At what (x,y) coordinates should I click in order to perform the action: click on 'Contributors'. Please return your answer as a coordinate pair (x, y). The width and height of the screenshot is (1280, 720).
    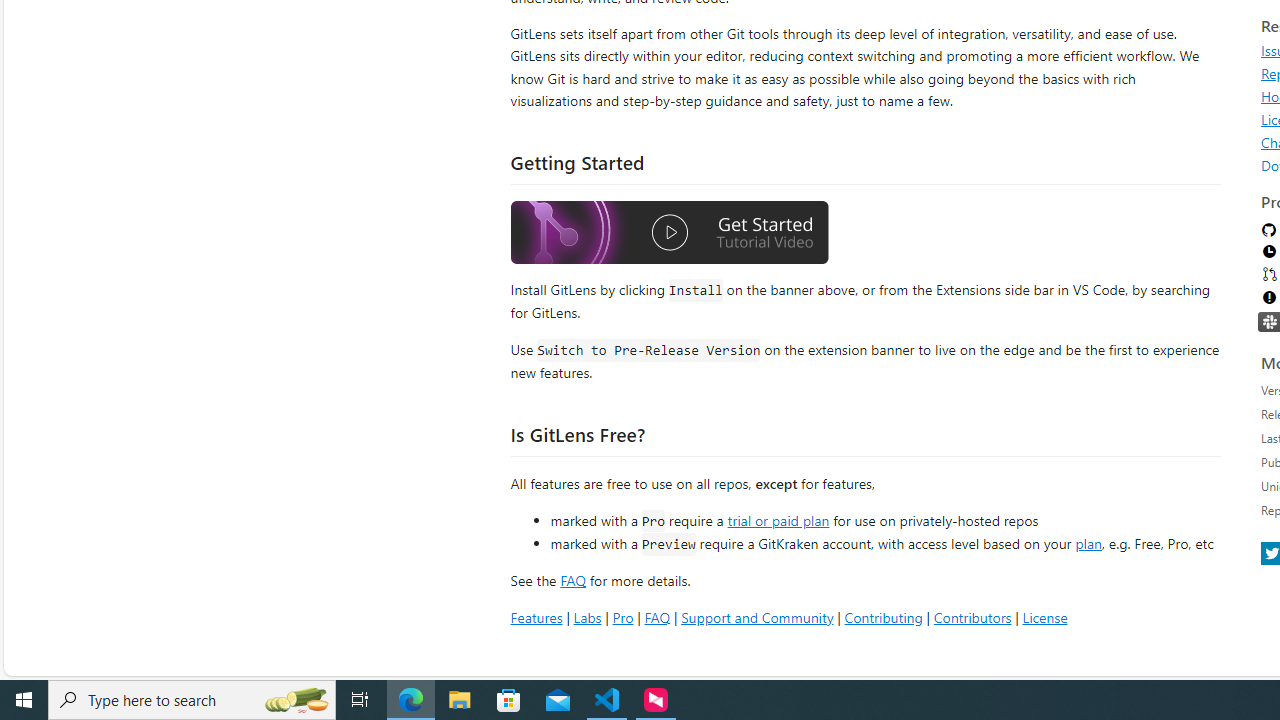
    Looking at the image, I should click on (972, 616).